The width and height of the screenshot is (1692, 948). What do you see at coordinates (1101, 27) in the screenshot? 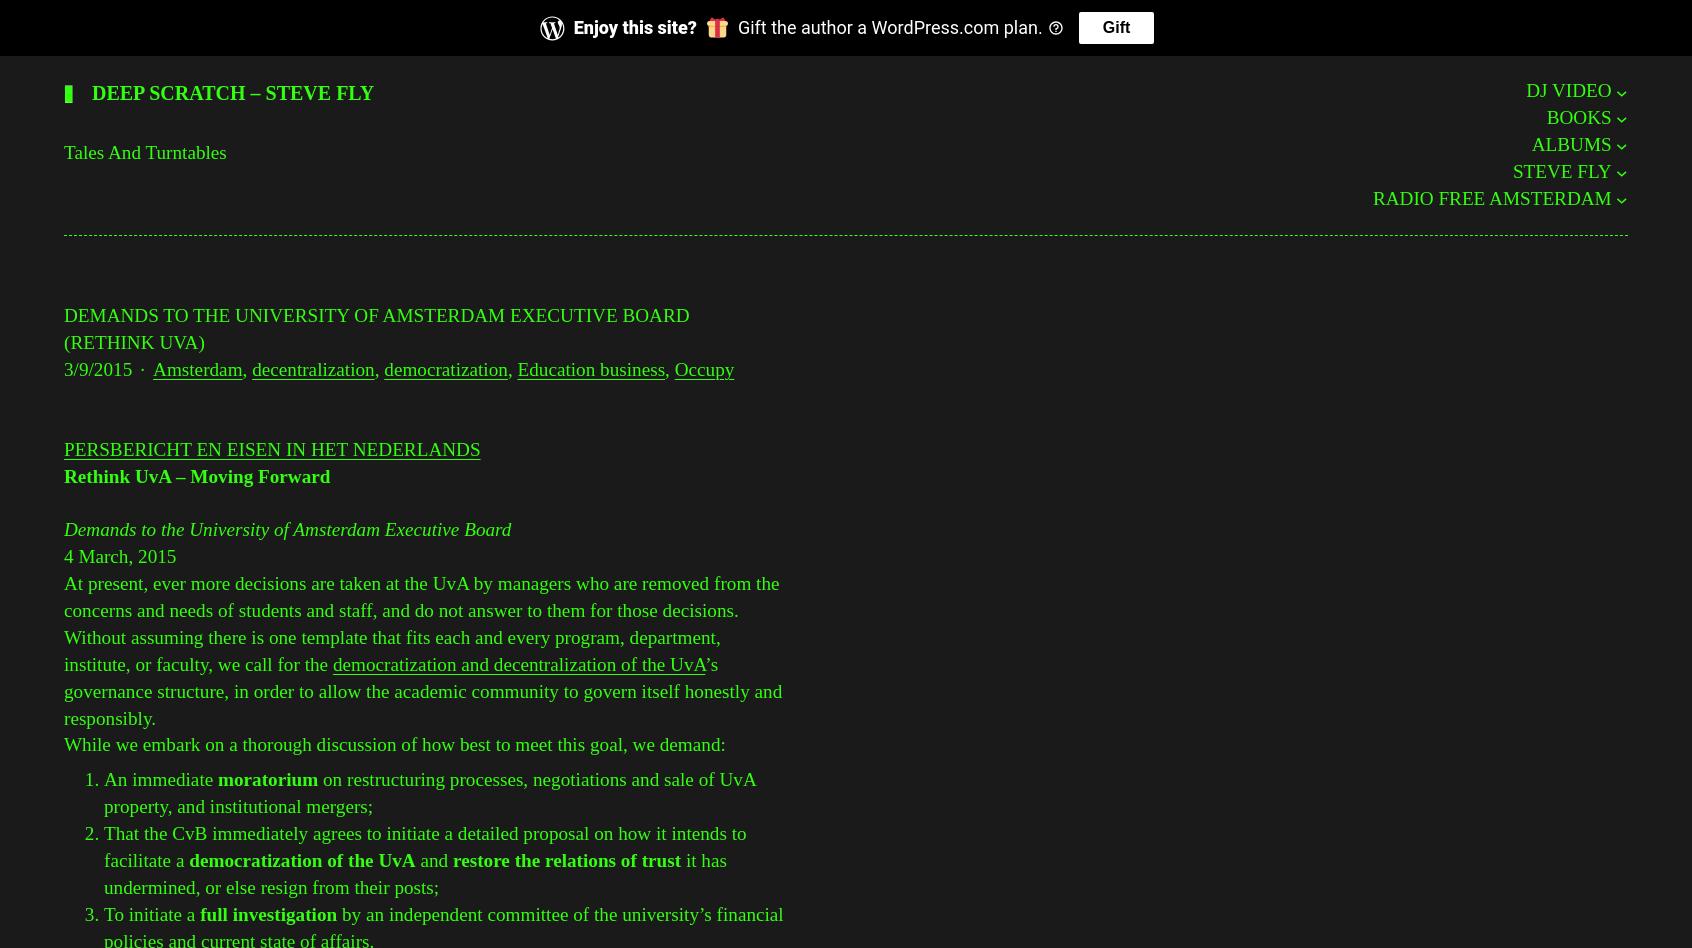
I see `'Gift'` at bounding box center [1101, 27].